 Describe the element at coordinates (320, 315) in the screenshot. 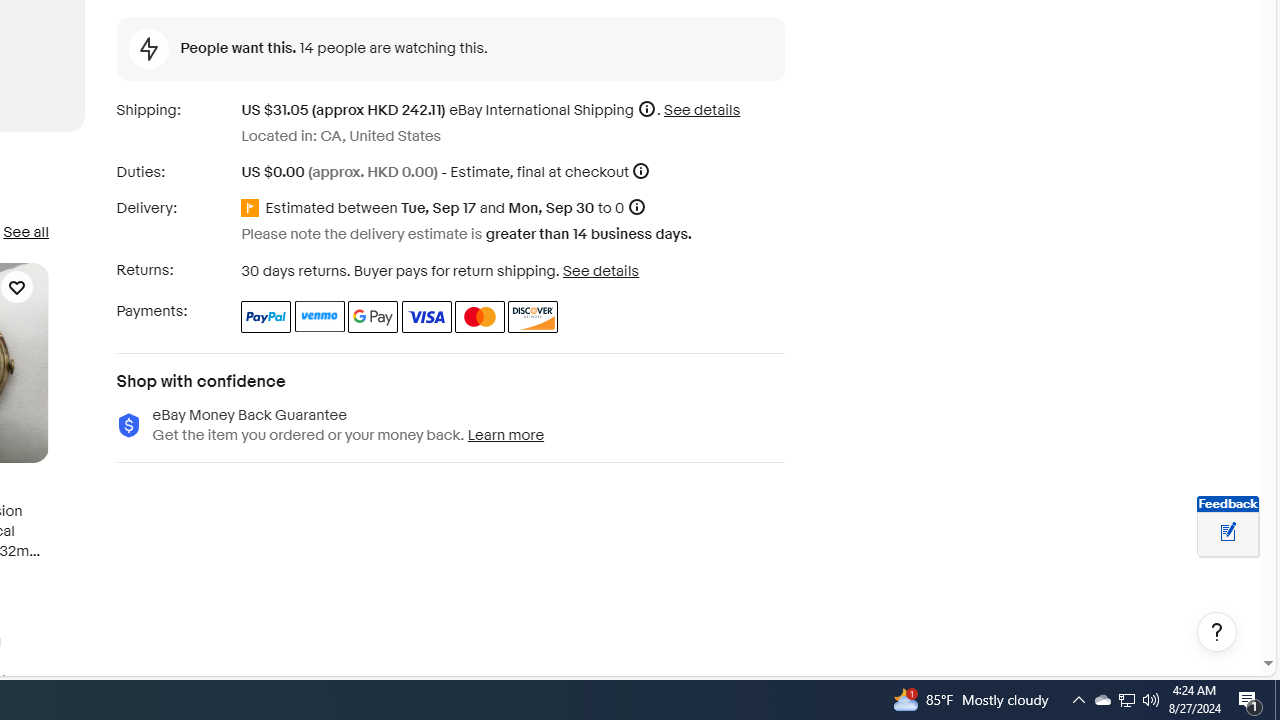

I see `'Venmo'` at that location.